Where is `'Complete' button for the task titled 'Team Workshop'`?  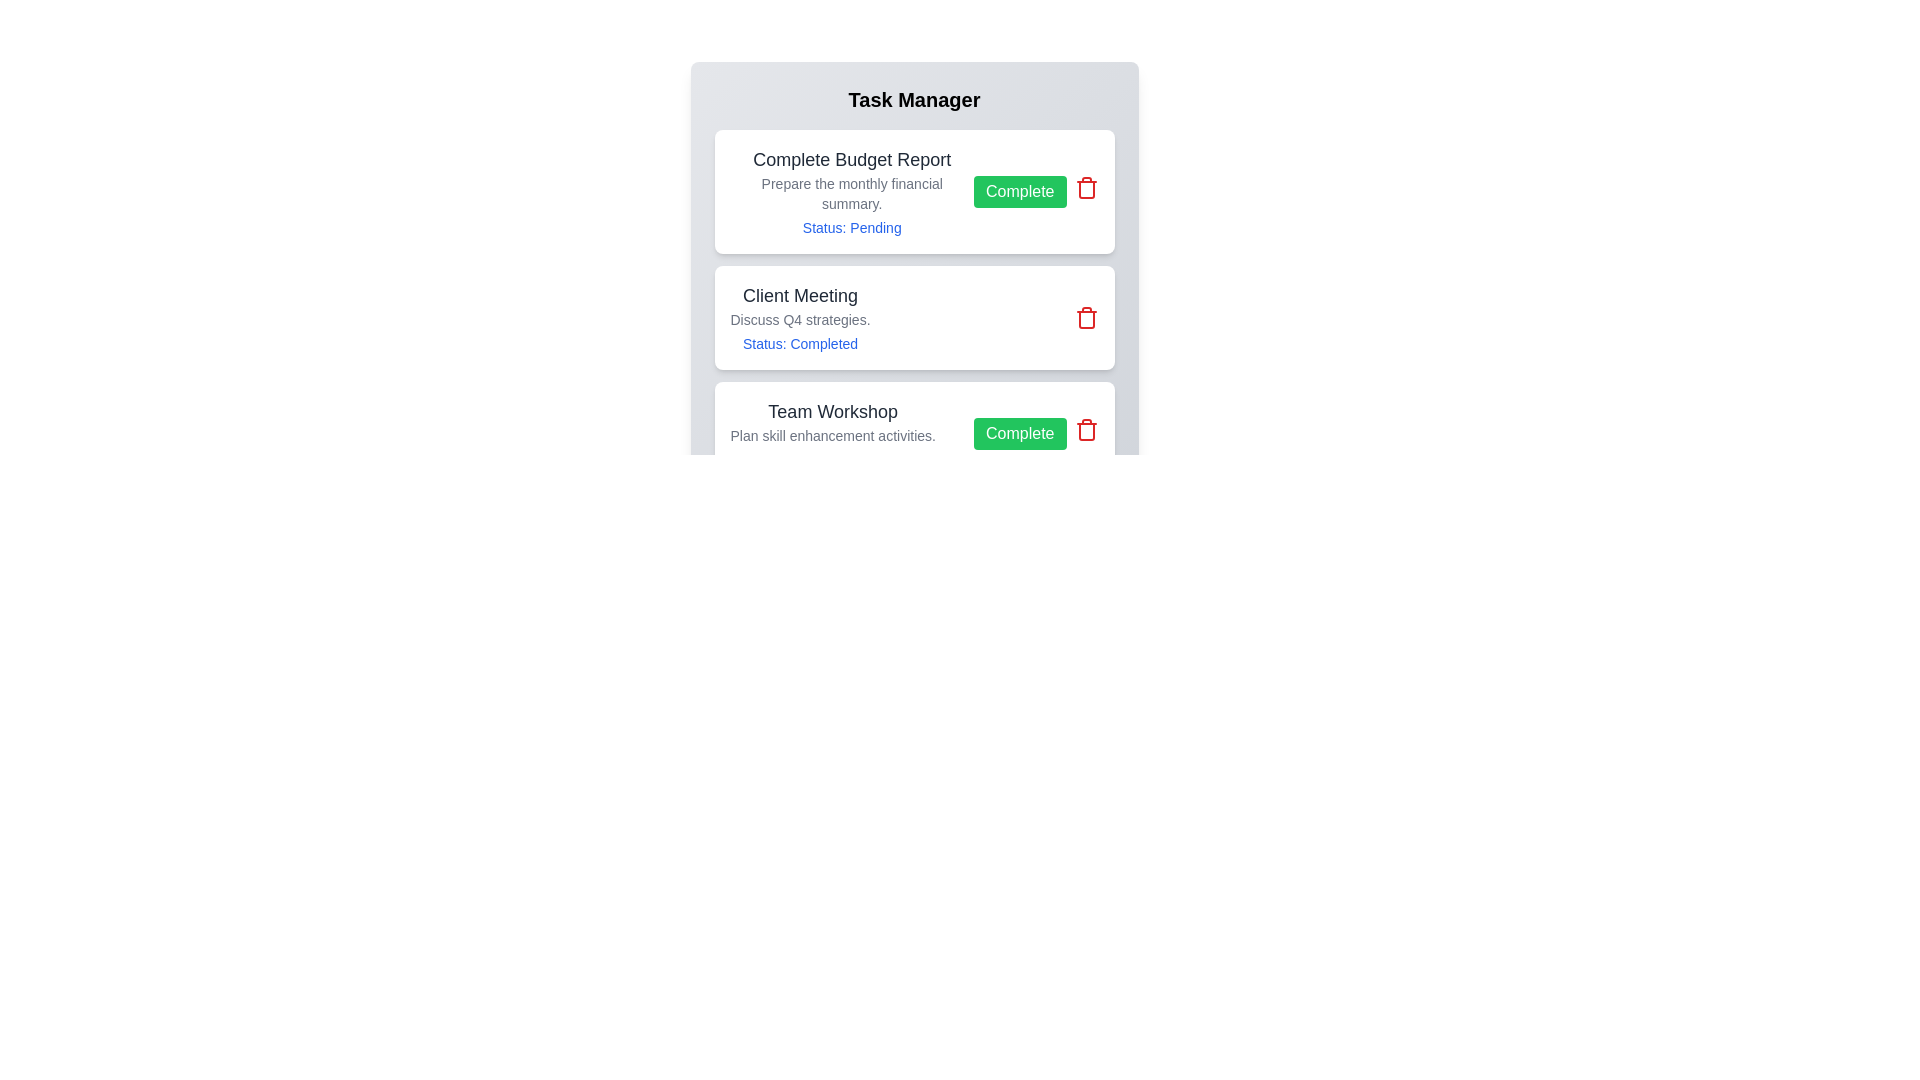 'Complete' button for the task titled 'Team Workshop' is located at coordinates (1020, 433).